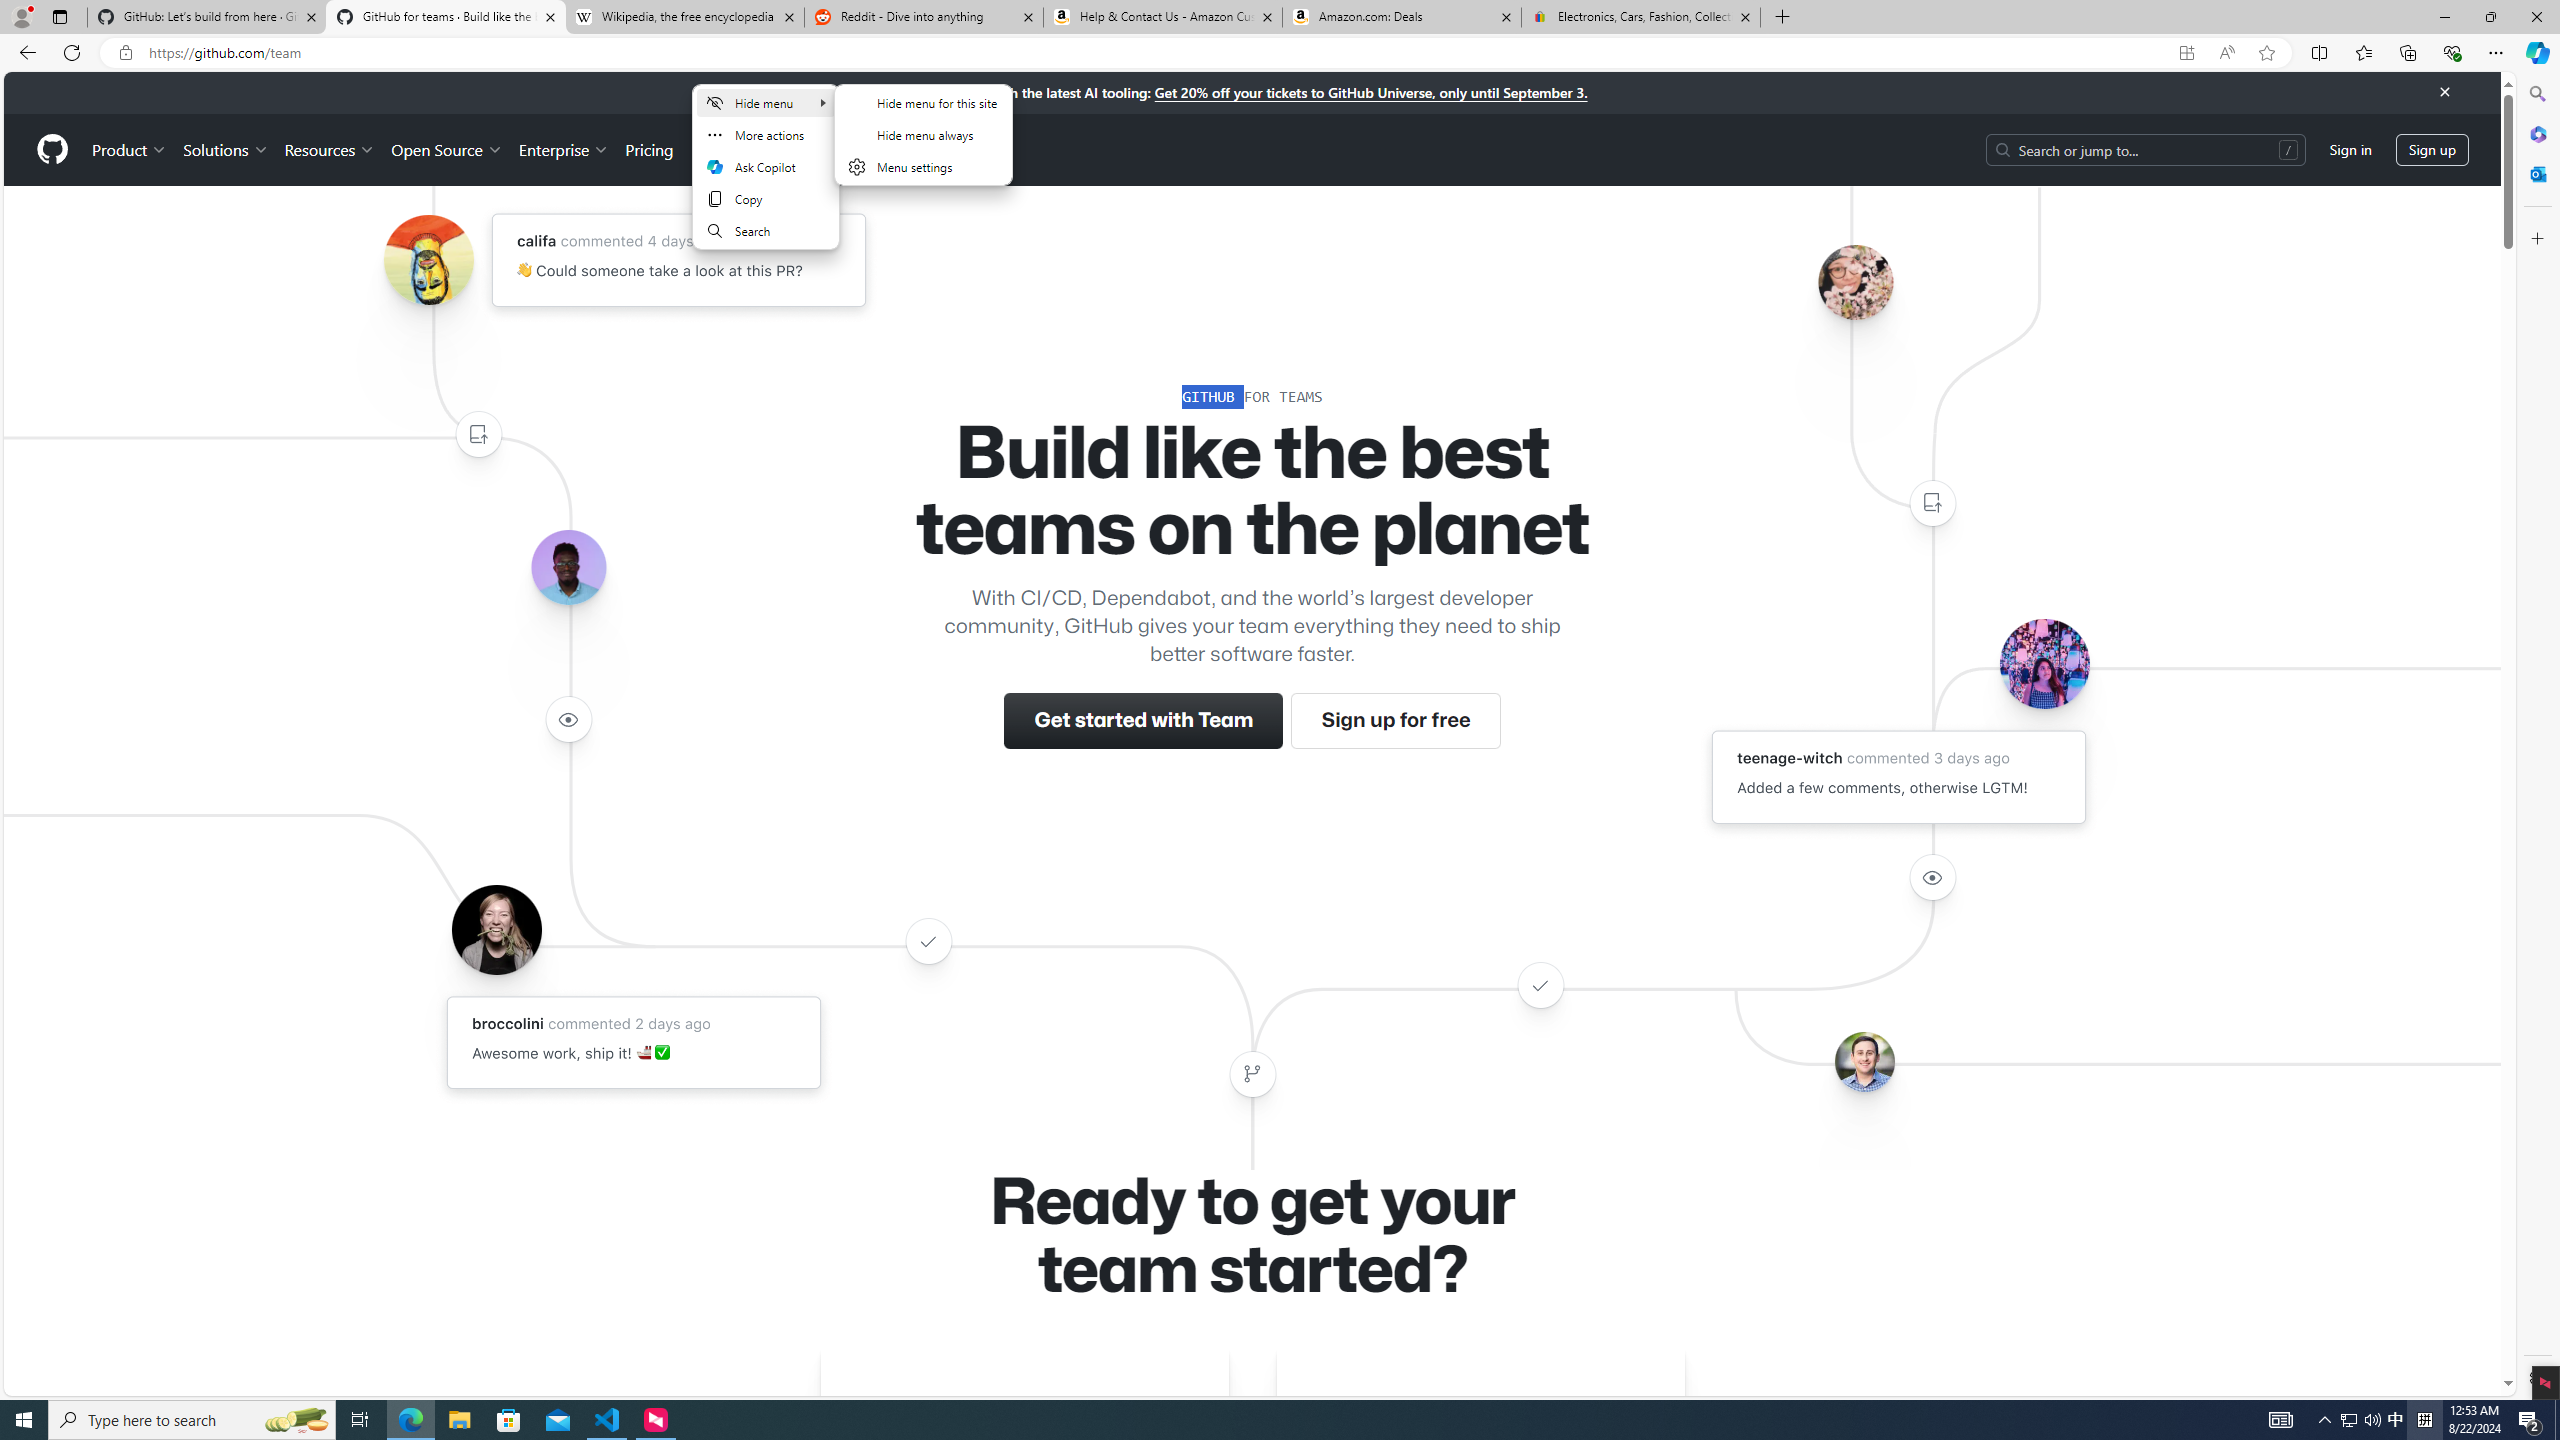  What do you see at coordinates (448, 149) in the screenshot?
I see `'Open Source'` at bounding box center [448, 149].